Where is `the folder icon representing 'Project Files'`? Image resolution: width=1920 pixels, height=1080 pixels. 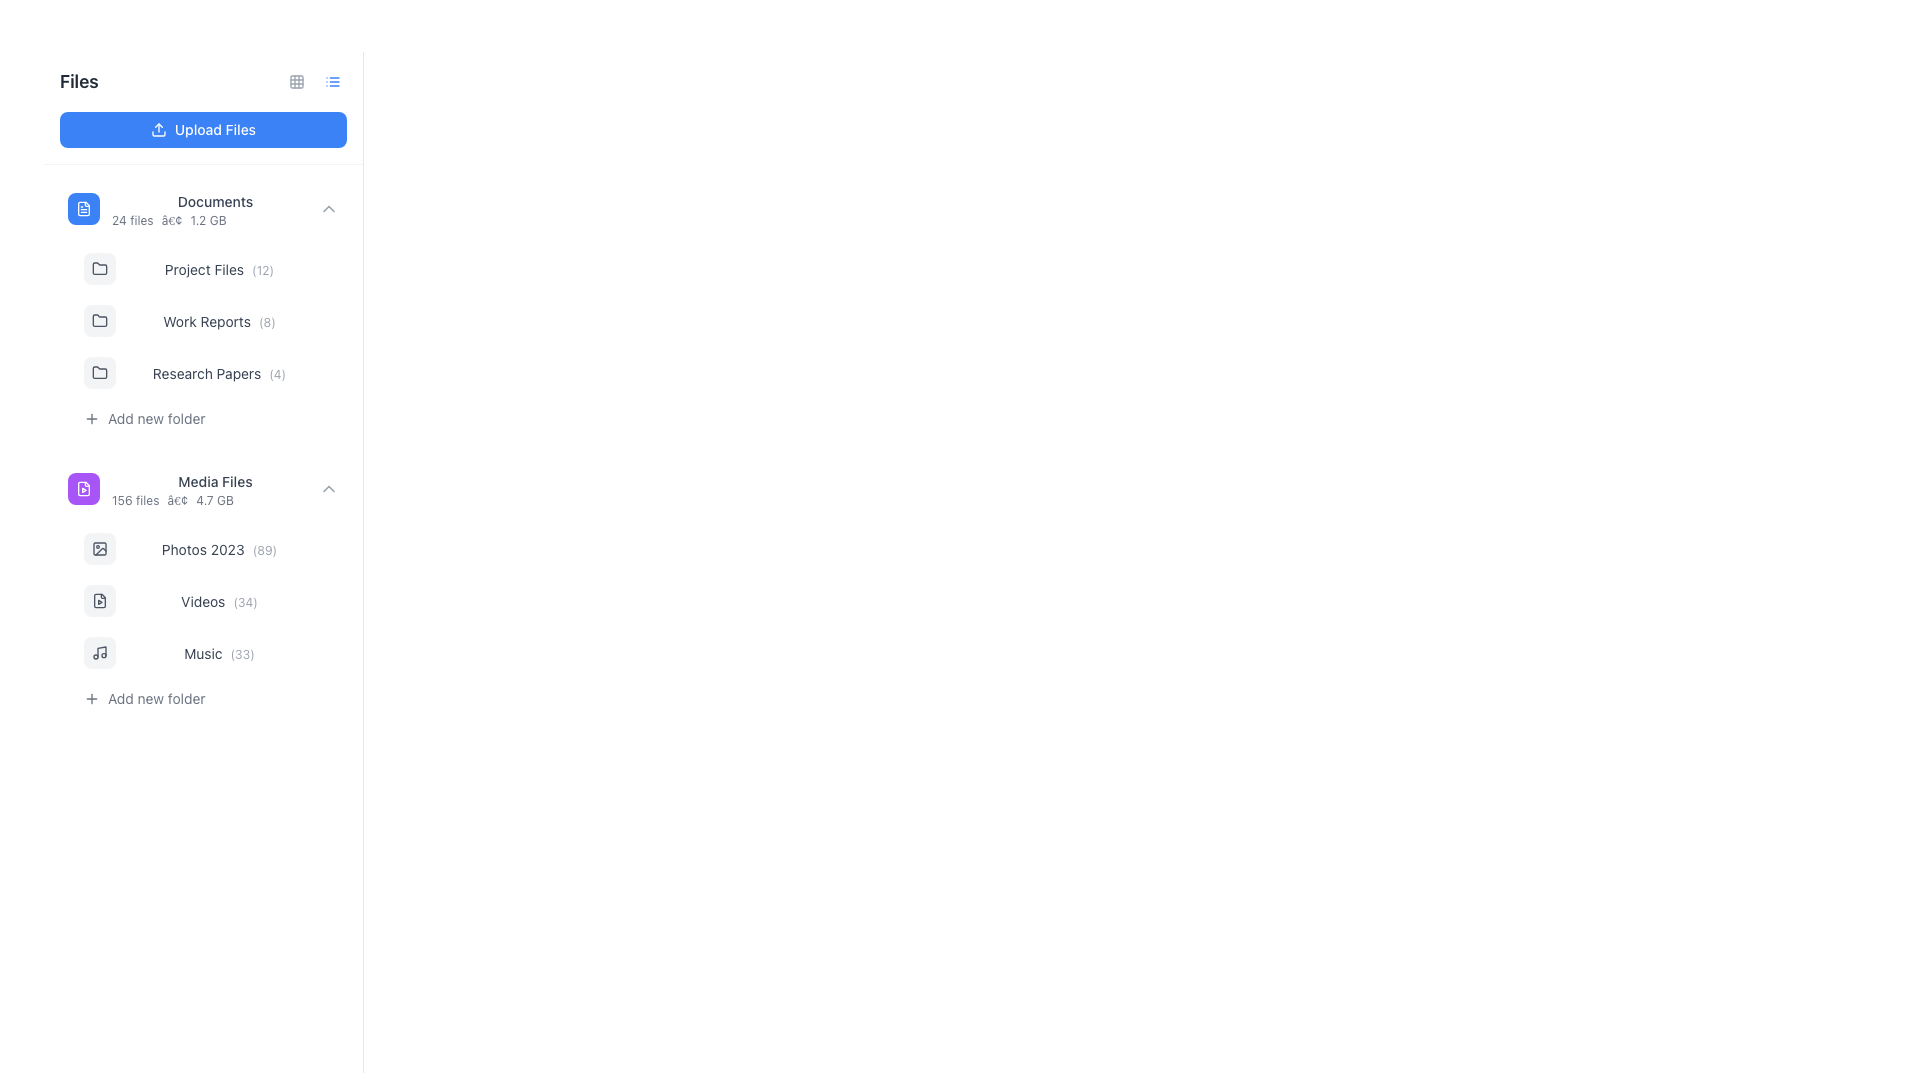 the folder icon representing 'Project Files' is located at coordinates (99, 266).